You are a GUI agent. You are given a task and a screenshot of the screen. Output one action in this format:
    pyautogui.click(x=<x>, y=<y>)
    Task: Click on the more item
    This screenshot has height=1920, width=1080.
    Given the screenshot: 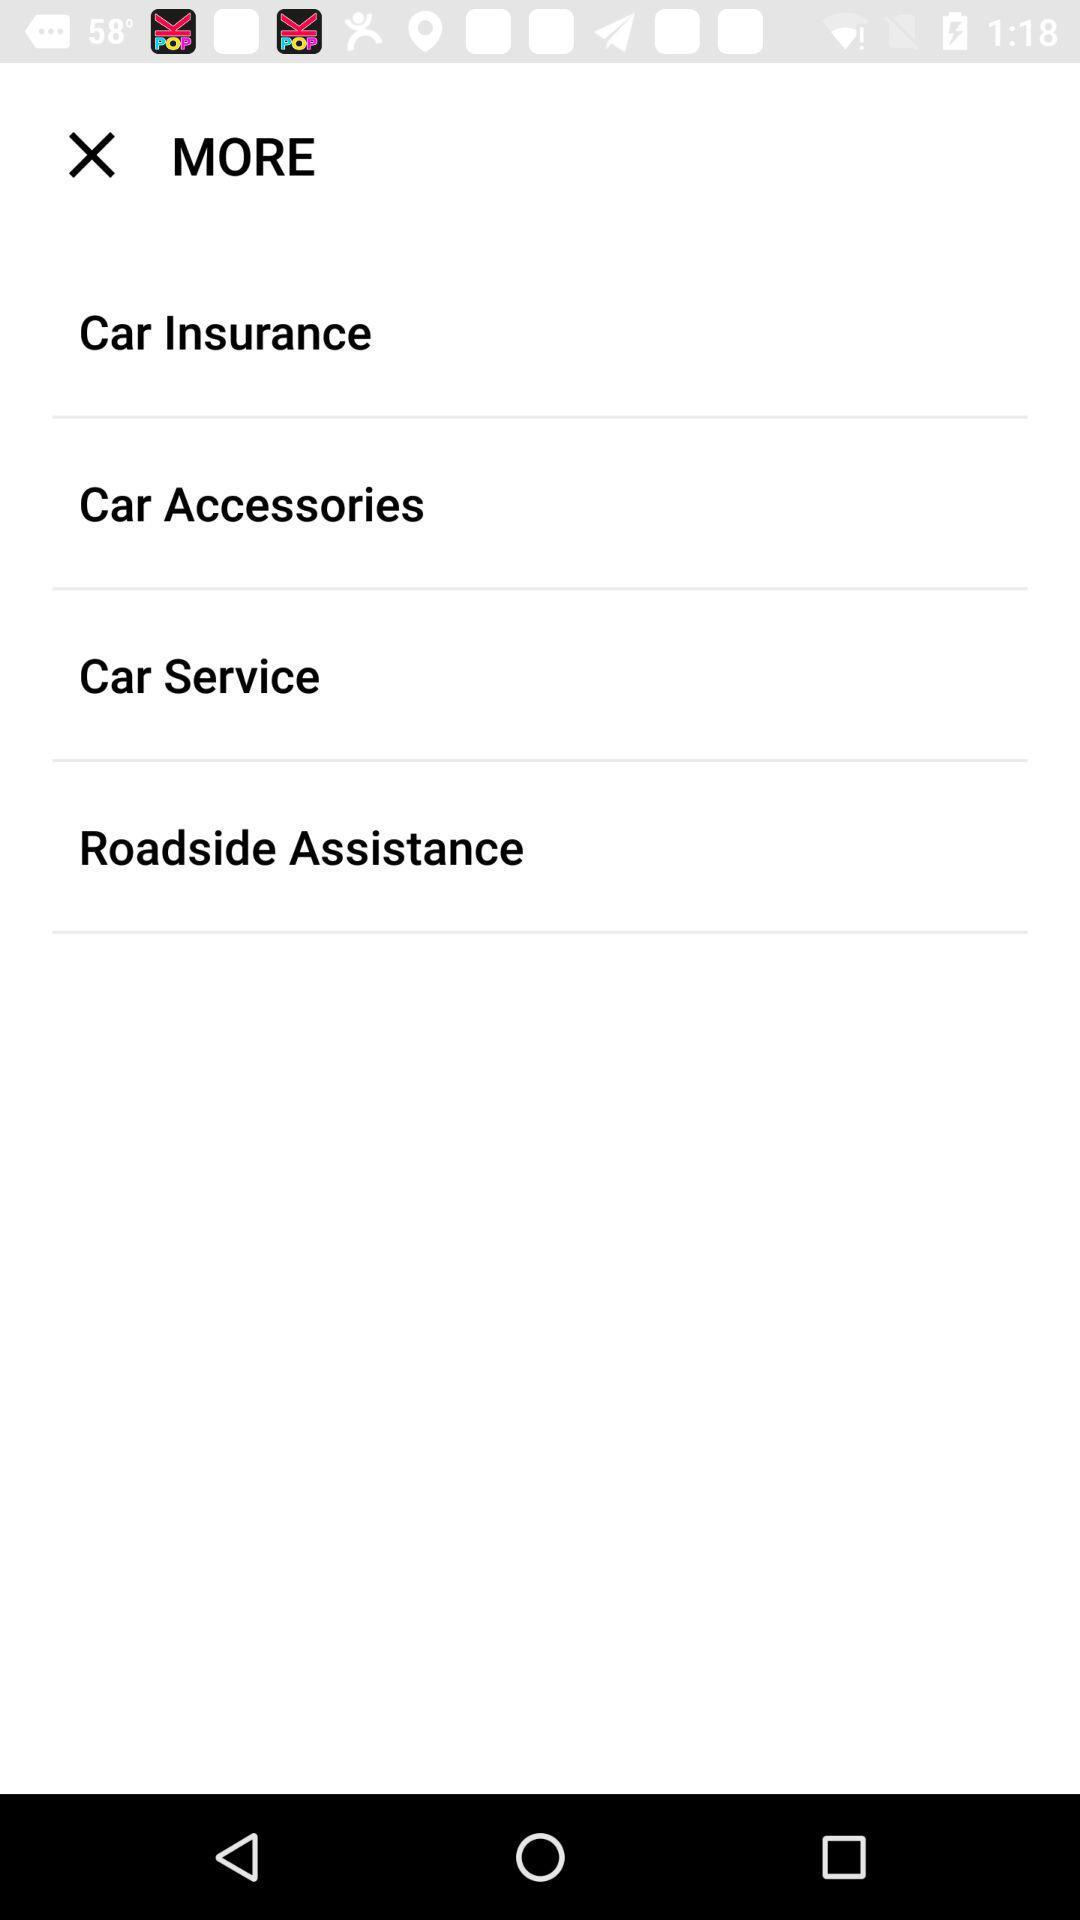 What is the action you would take?
    pyautogui.click(x=553, y=153)
    